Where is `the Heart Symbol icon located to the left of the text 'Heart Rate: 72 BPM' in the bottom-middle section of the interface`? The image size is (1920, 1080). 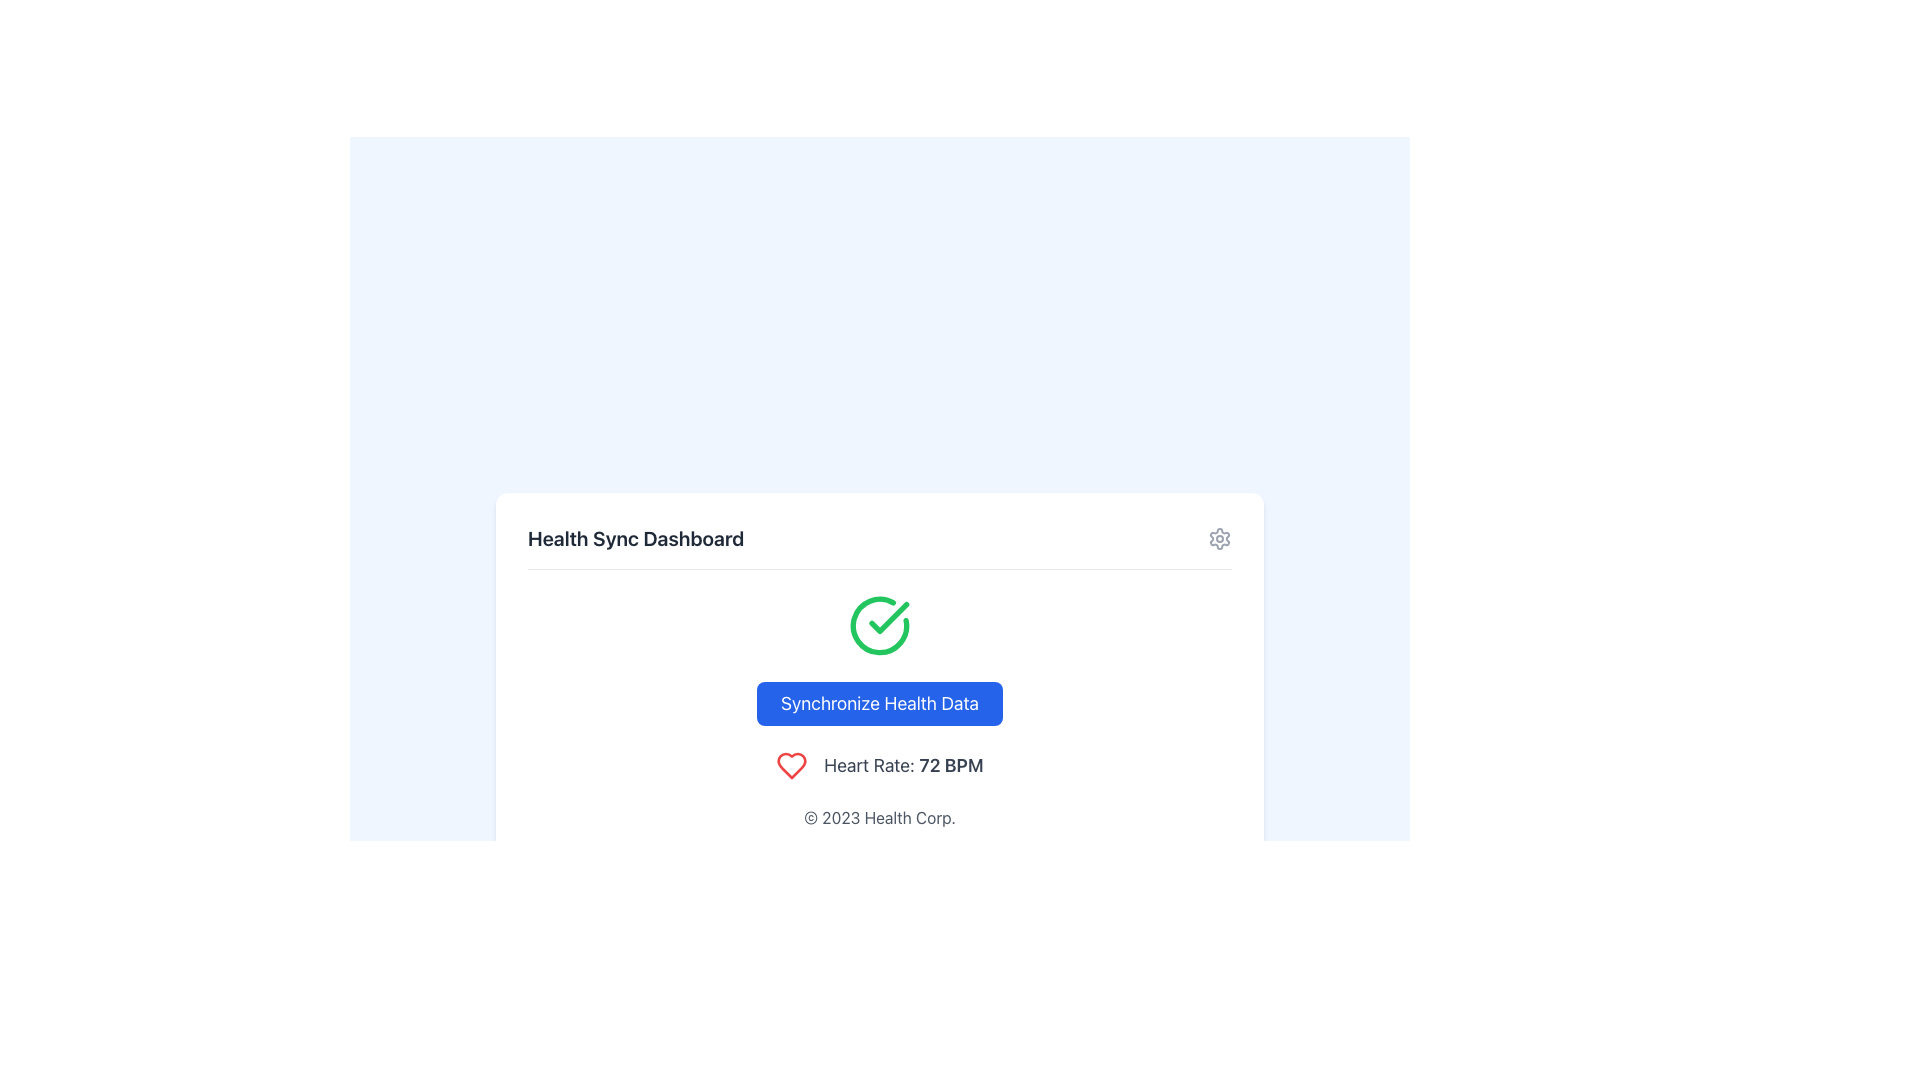 the Heart Symbol icon located to the left of the text 'Heart Rate: 72 BPM' in the bottom-middle section of the interface is located at coordinates (791, 765).